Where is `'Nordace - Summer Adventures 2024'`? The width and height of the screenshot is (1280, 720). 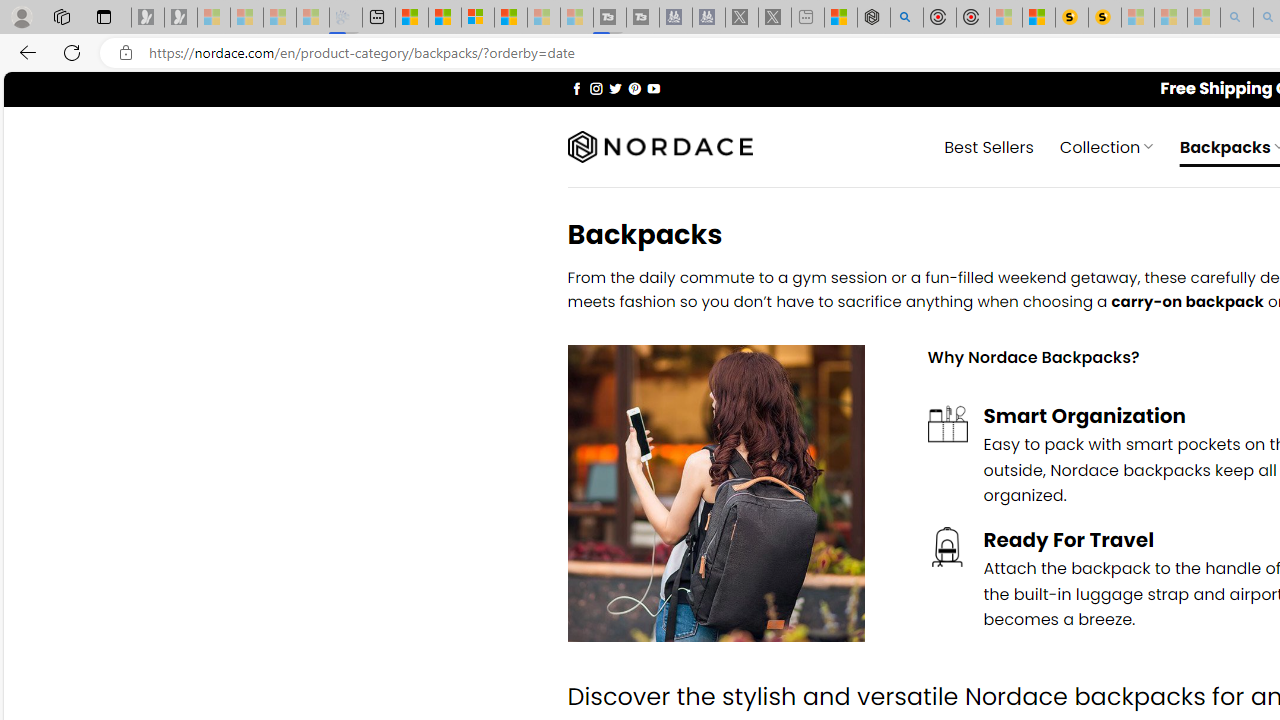
'Nordace - Summer Adventures 2024' is located at coordinates (873, 17).